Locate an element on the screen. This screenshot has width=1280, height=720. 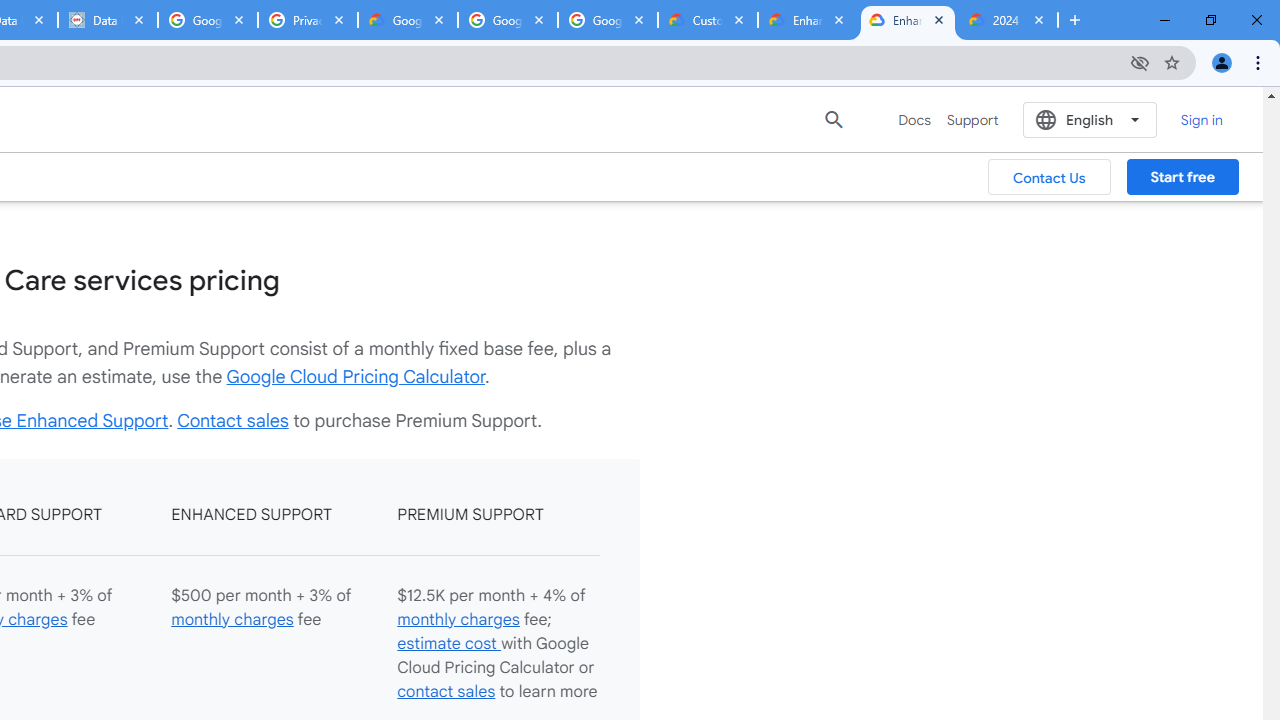
'Bookmark this tab' is located at coordinates (1171, 61).